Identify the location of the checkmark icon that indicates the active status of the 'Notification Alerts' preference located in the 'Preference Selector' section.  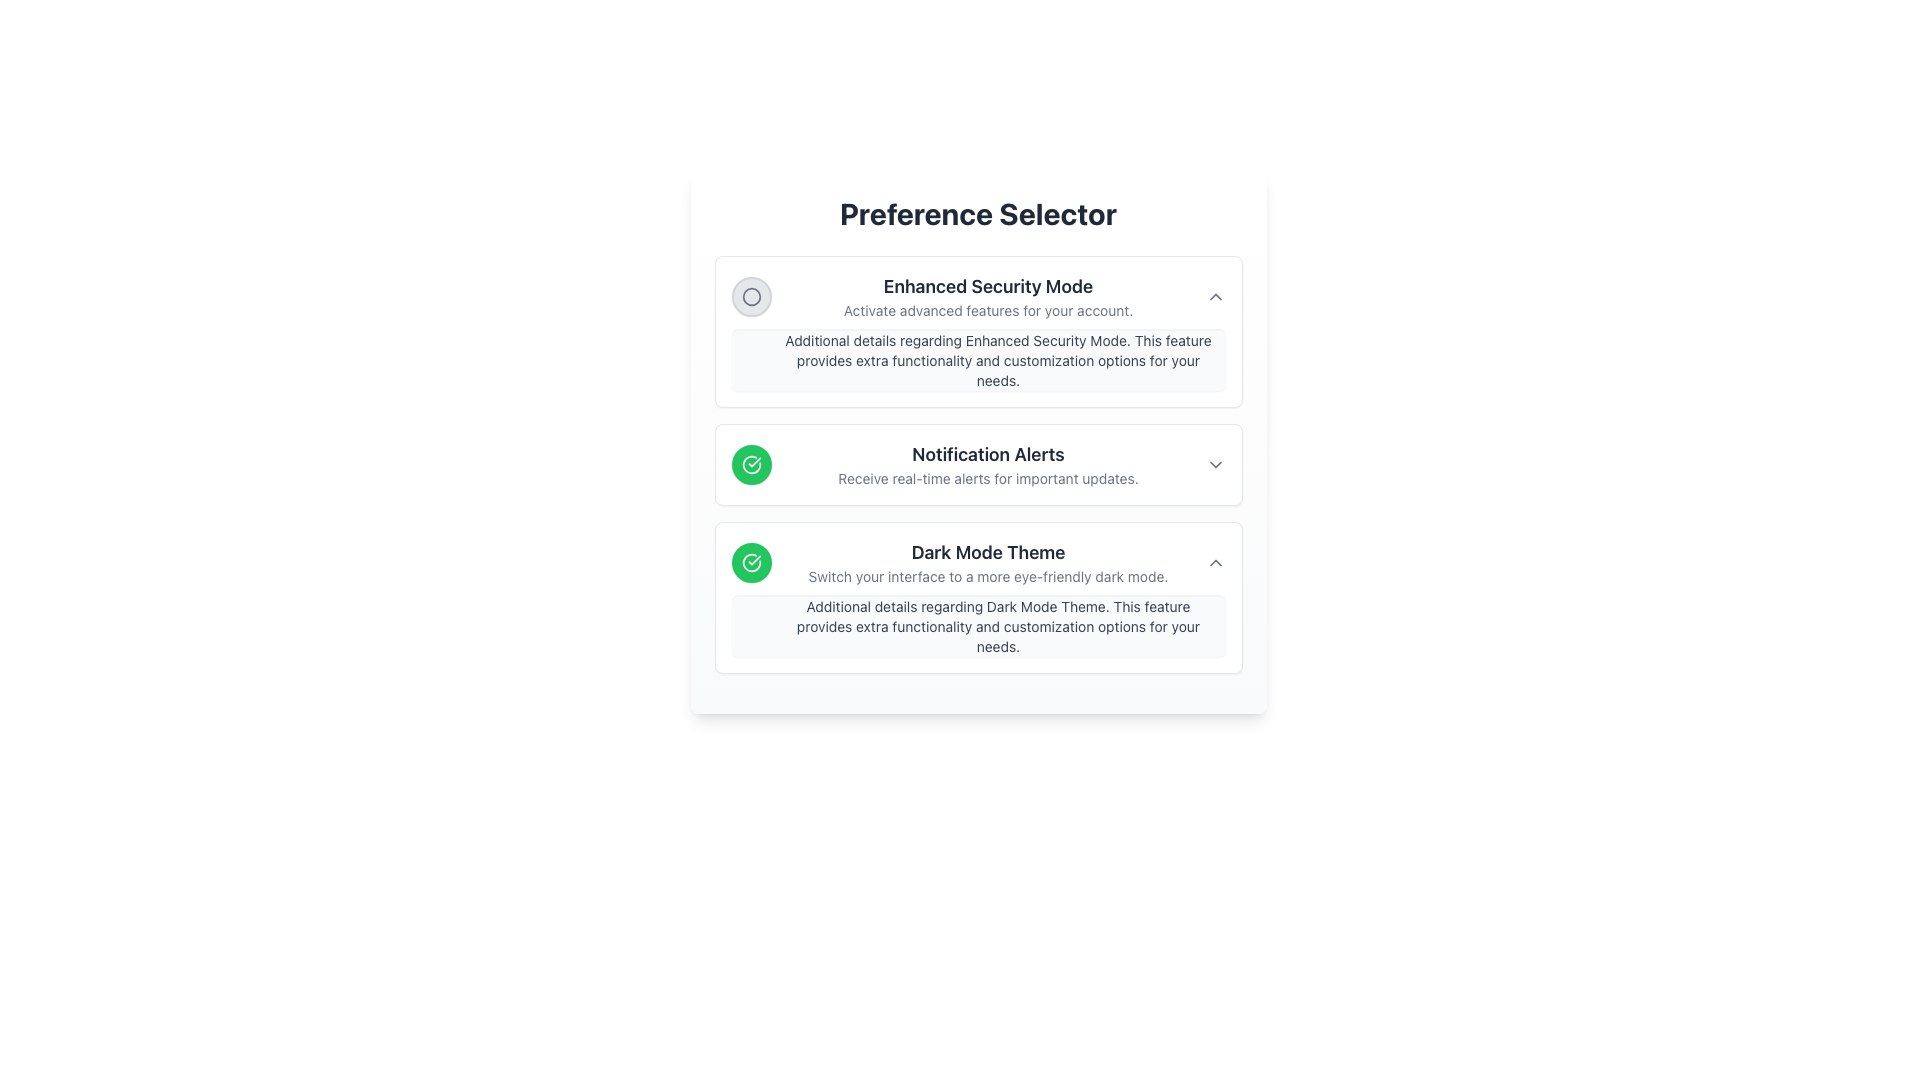
(750, 465).